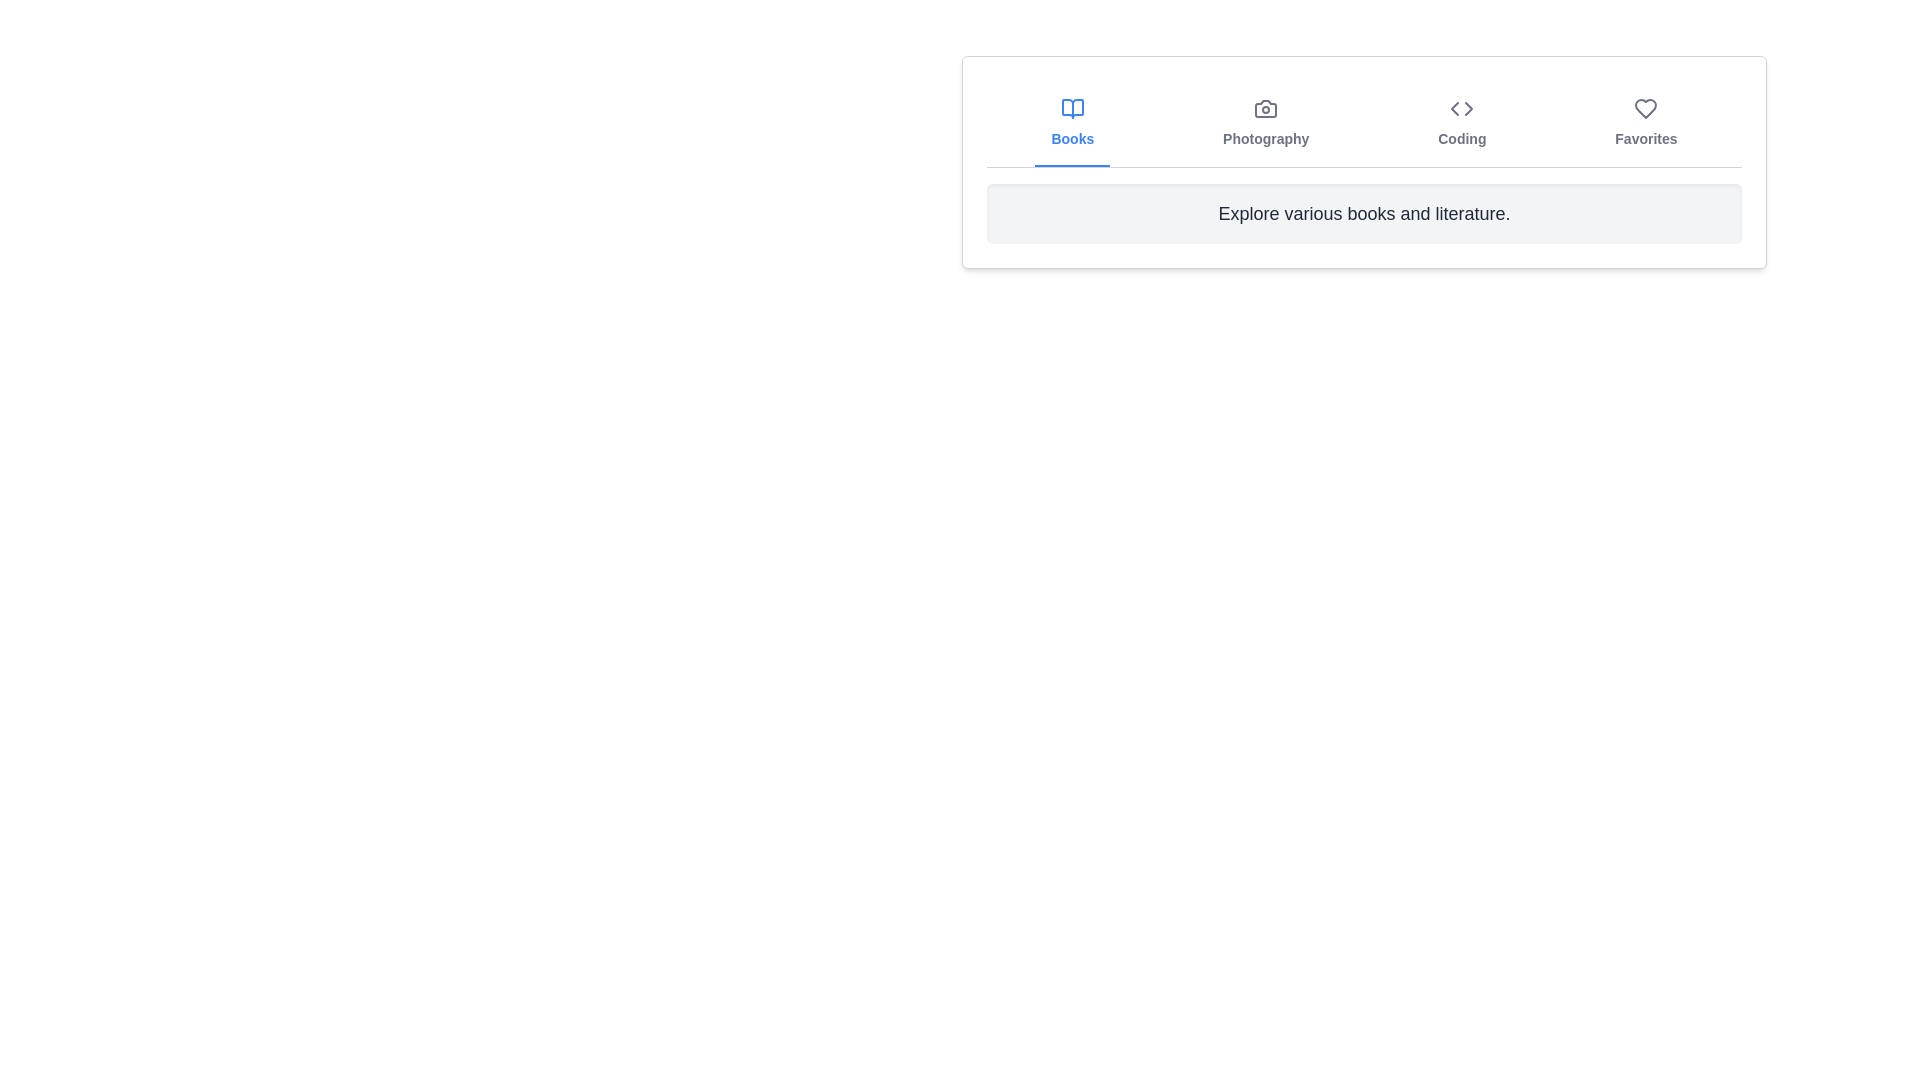  What do you see at coordinates (1646, 108) in the screenshot?
I see `the hollow heart icon with a dark outline representing the 'Favorites' feature, located at the top-right corner of the interface, above the 'Favorites' label` at bounding box center [1646, 108].